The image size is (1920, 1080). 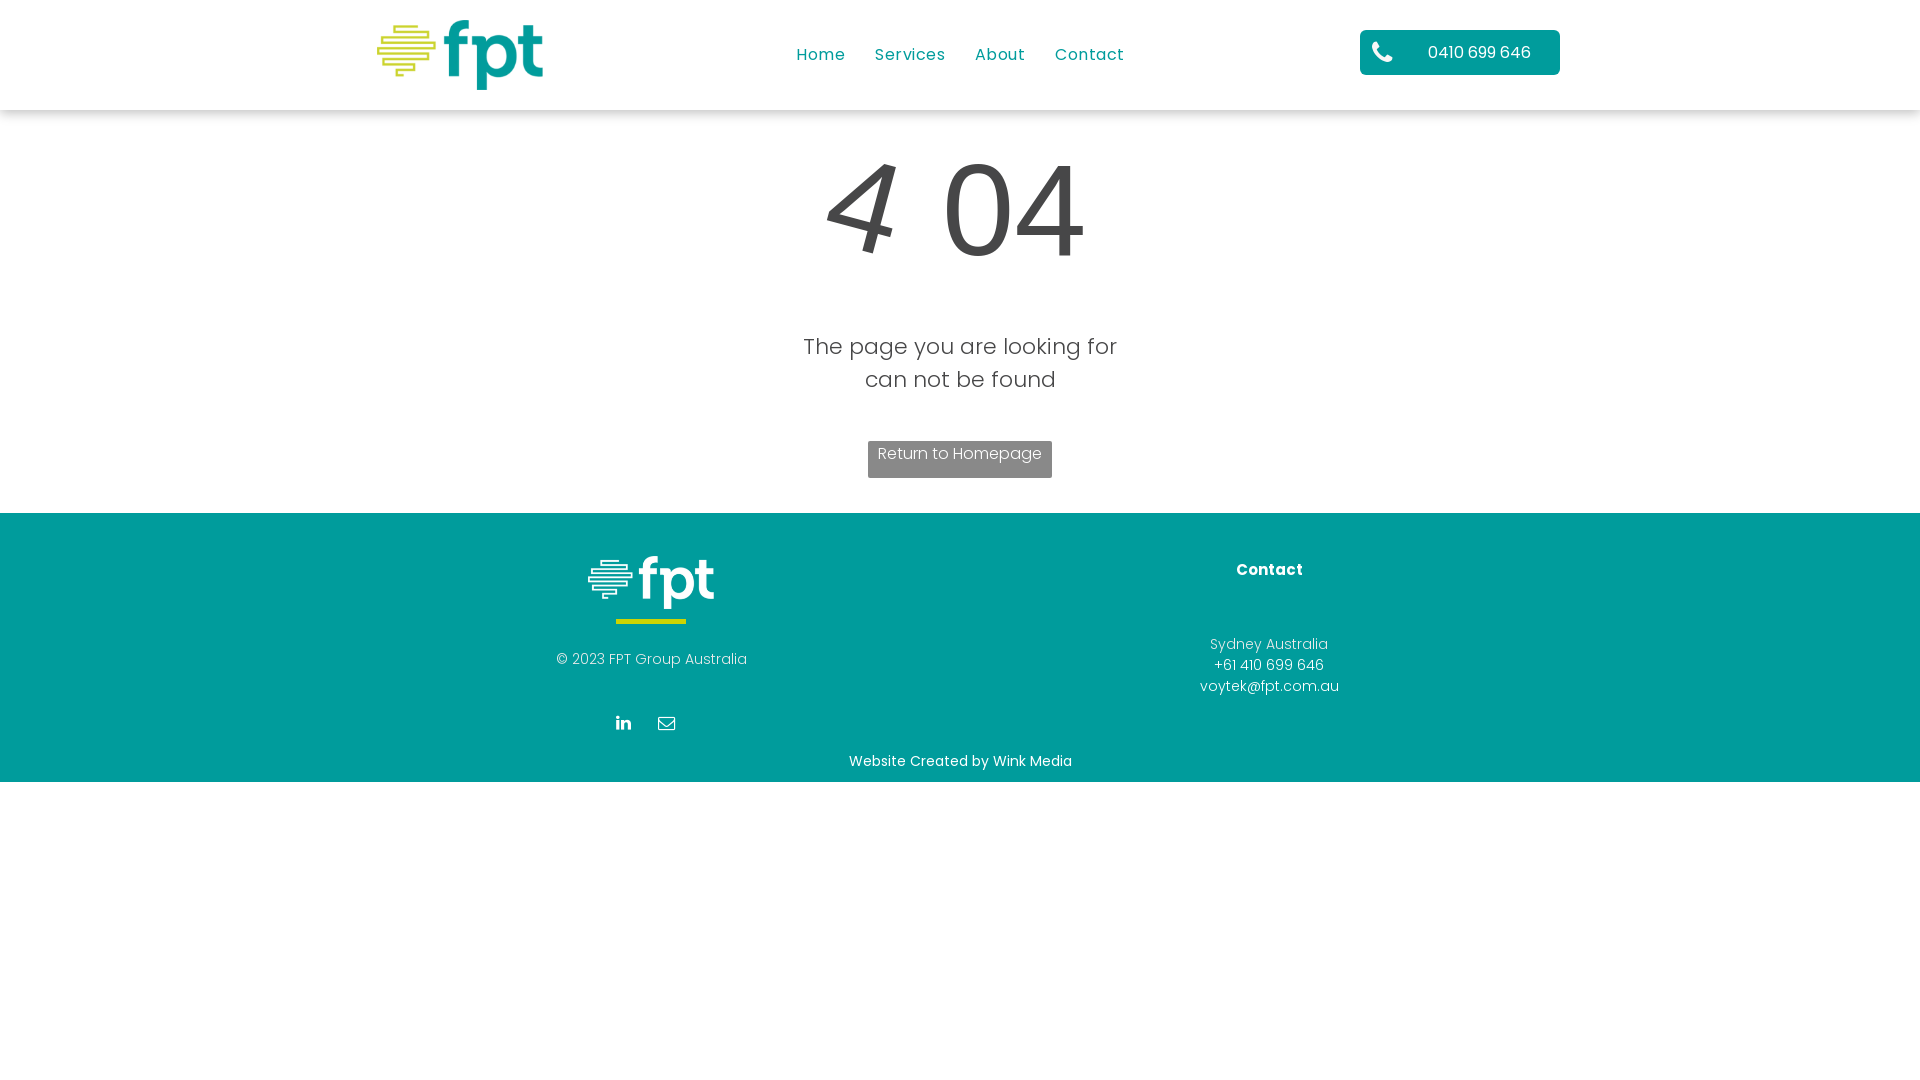 I want to click on 'Services', so click(x=909, y=52).